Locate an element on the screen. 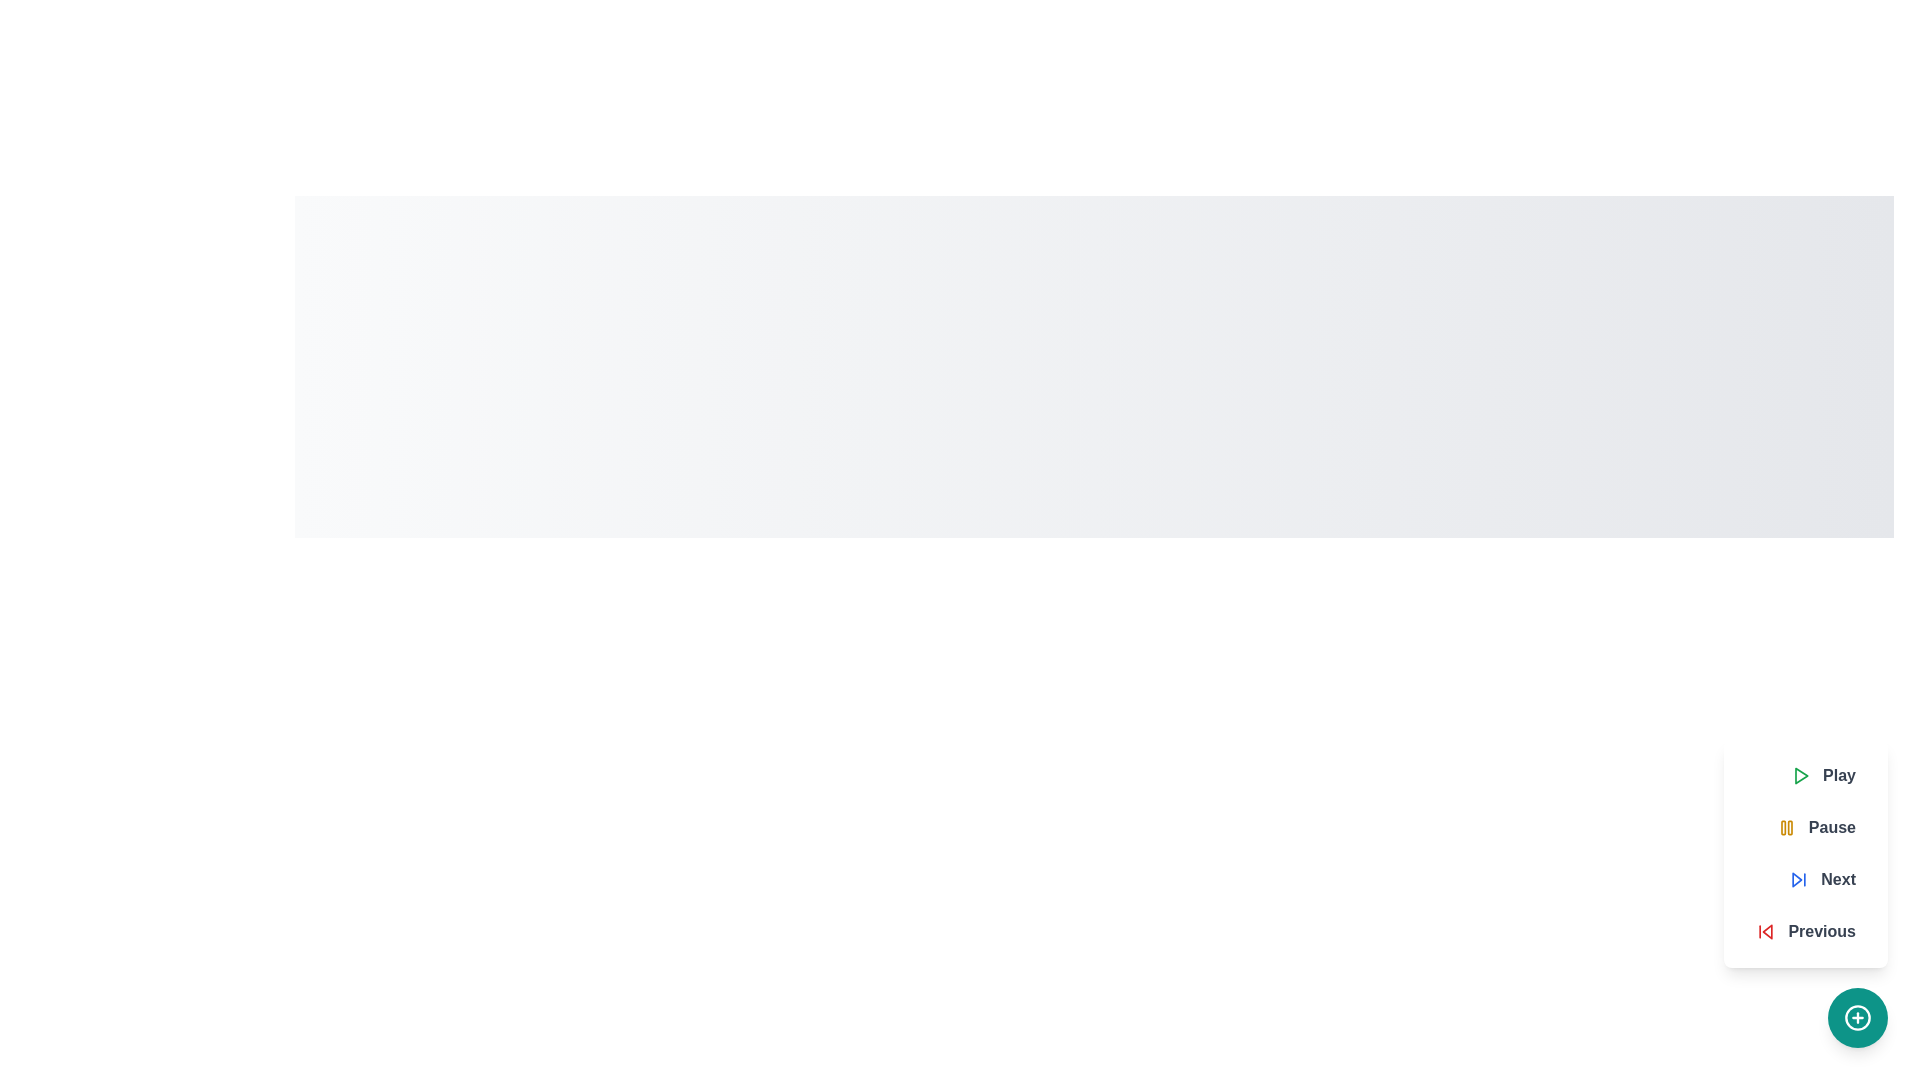 The image size is (1920, 1080). the 'Next' button in the menu is located at coordinates (1822, 878).